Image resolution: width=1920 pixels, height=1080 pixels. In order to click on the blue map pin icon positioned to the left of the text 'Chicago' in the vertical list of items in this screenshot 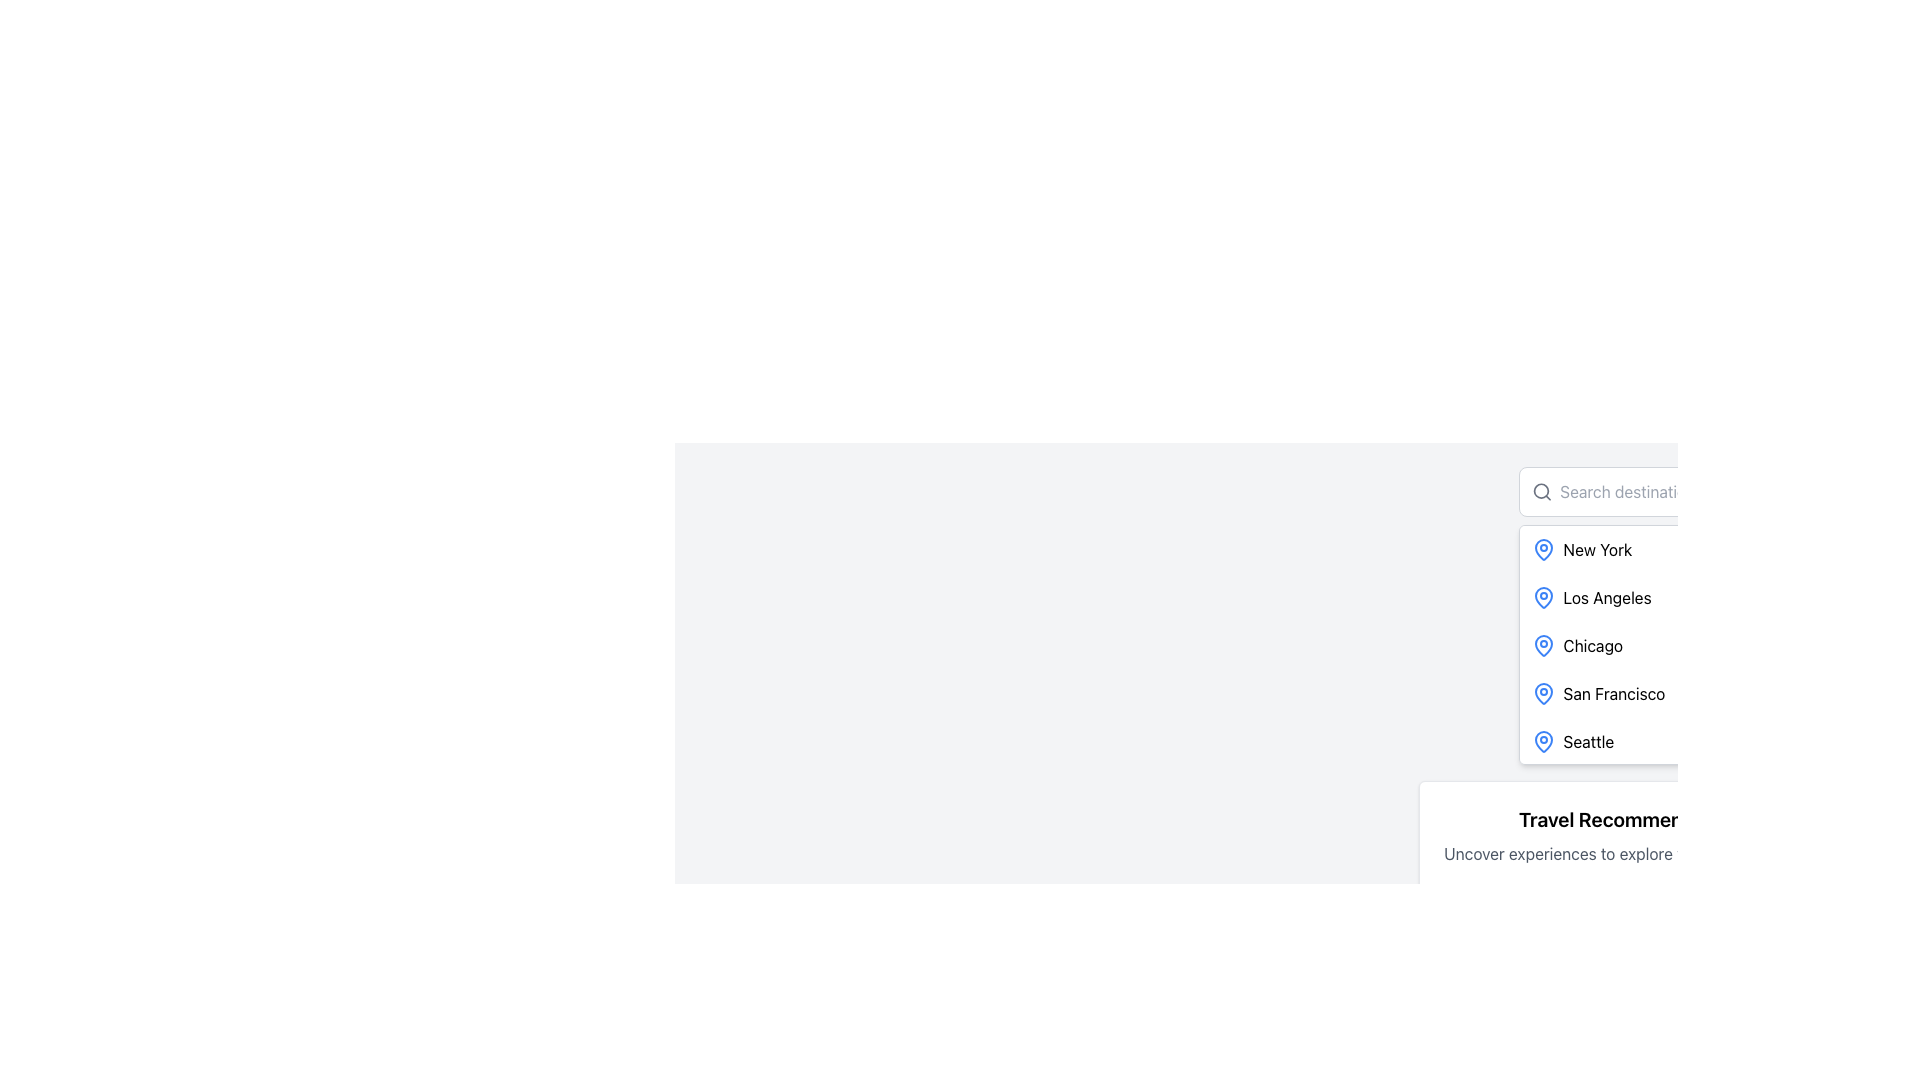, I will do `click(1542, 645)`.